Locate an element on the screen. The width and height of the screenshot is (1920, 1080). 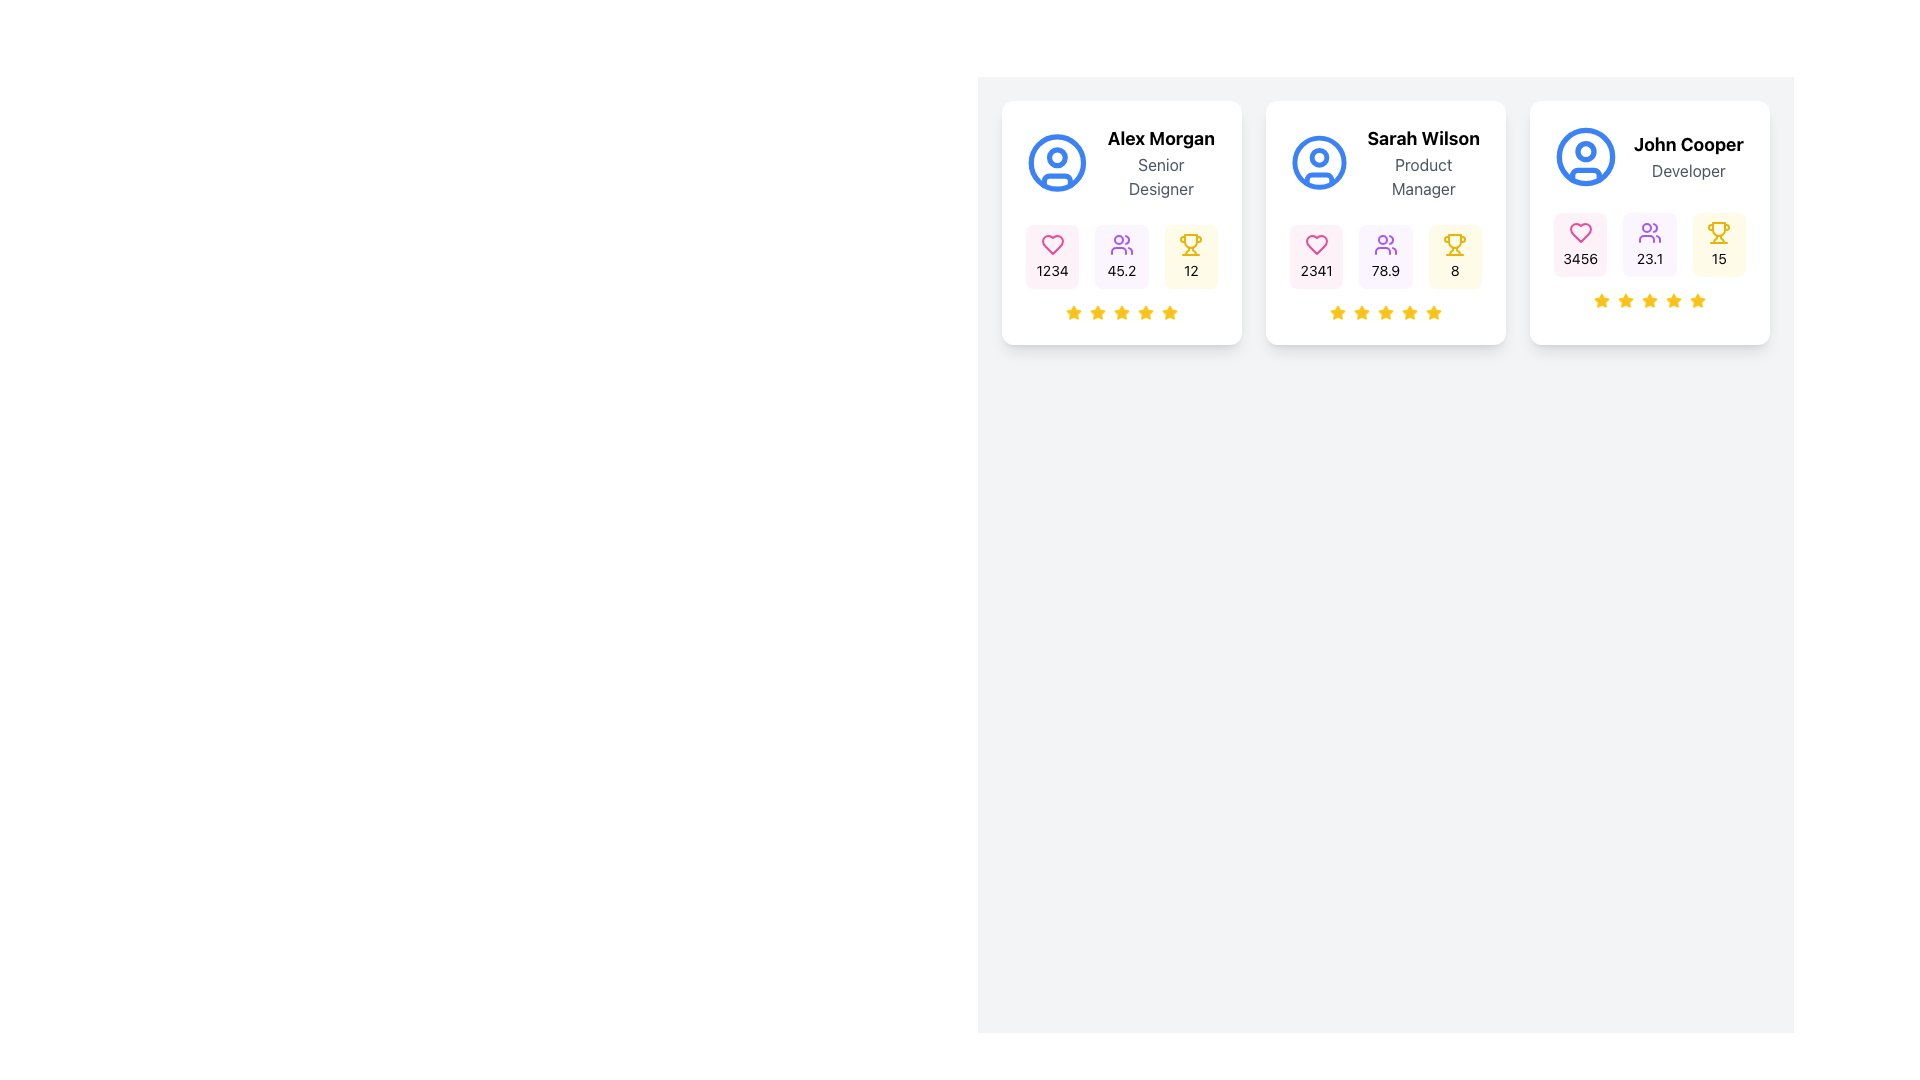
the static text displaying the numerical value '2341', which is bold and located in the second card under a pink heart icon is located at coordinates (1316, 270).